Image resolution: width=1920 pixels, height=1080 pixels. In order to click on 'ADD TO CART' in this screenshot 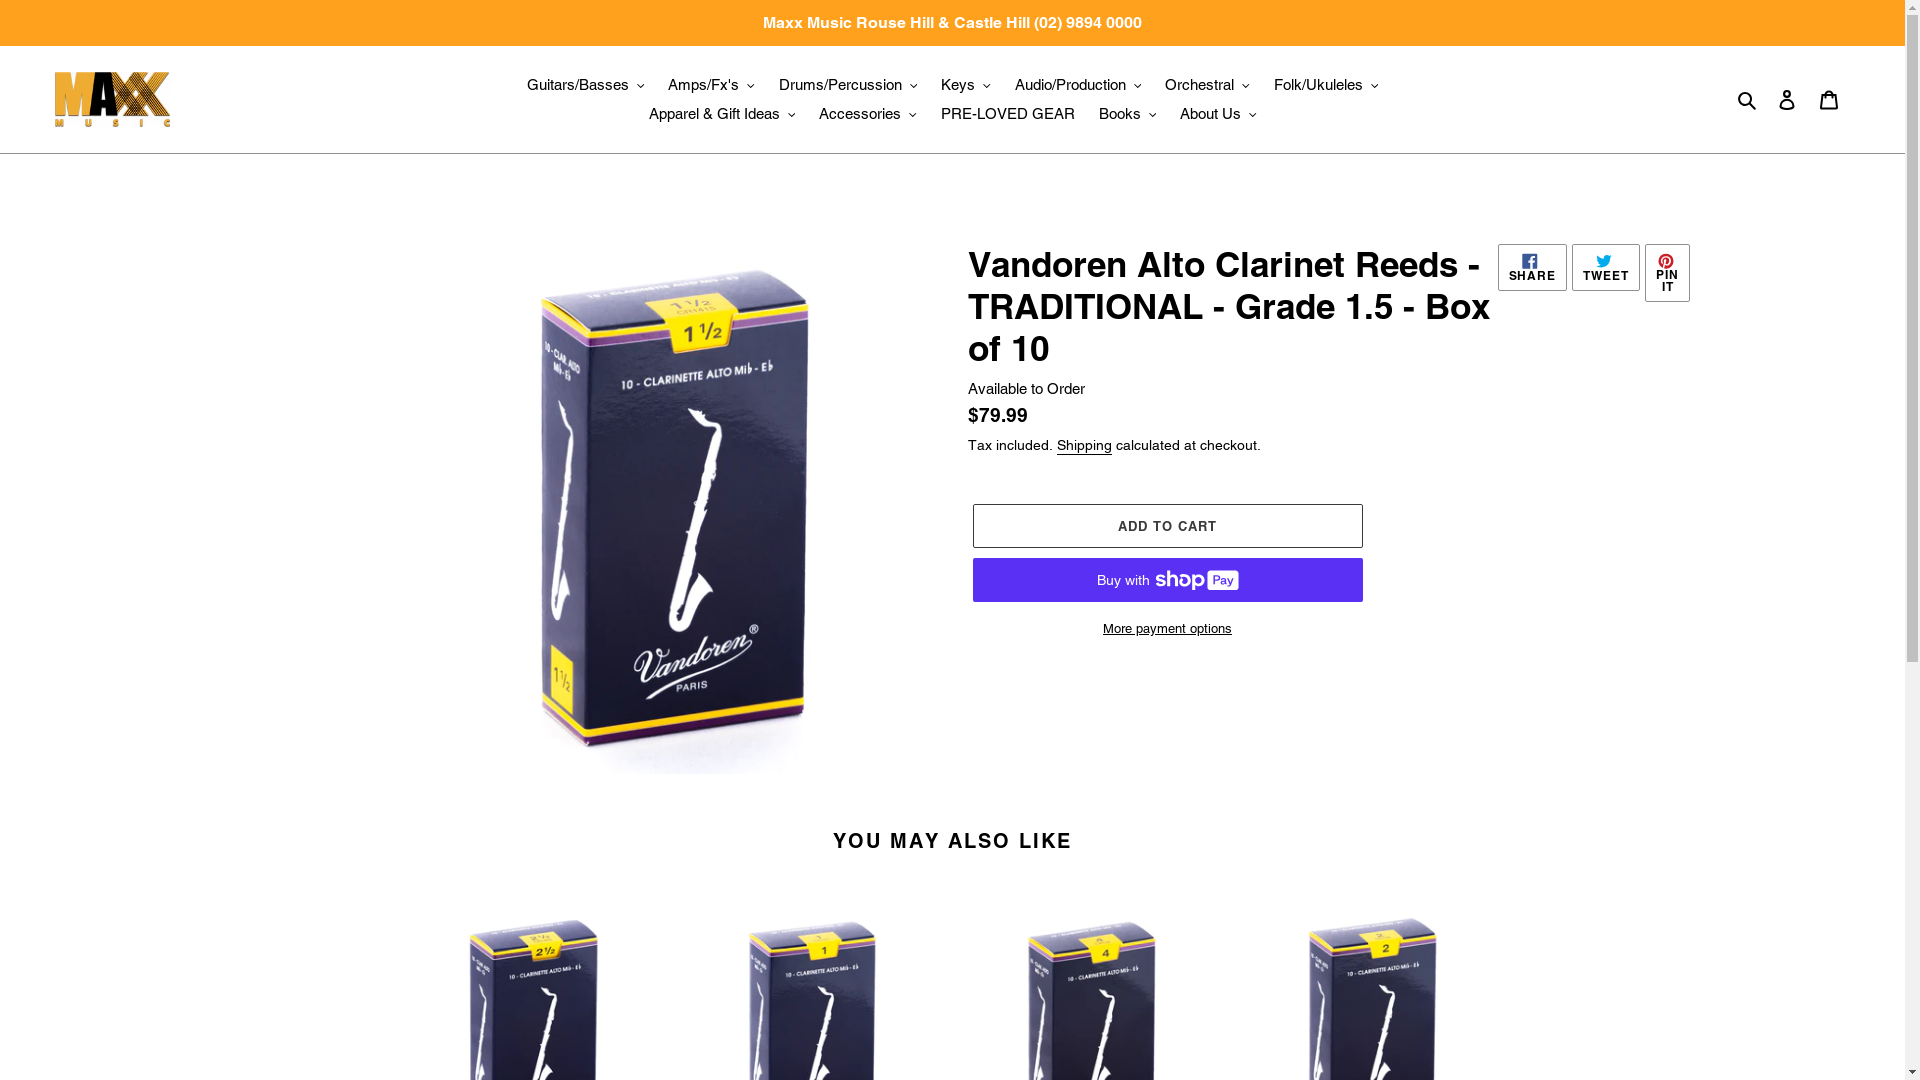, I will do `click(1166, 524)`.